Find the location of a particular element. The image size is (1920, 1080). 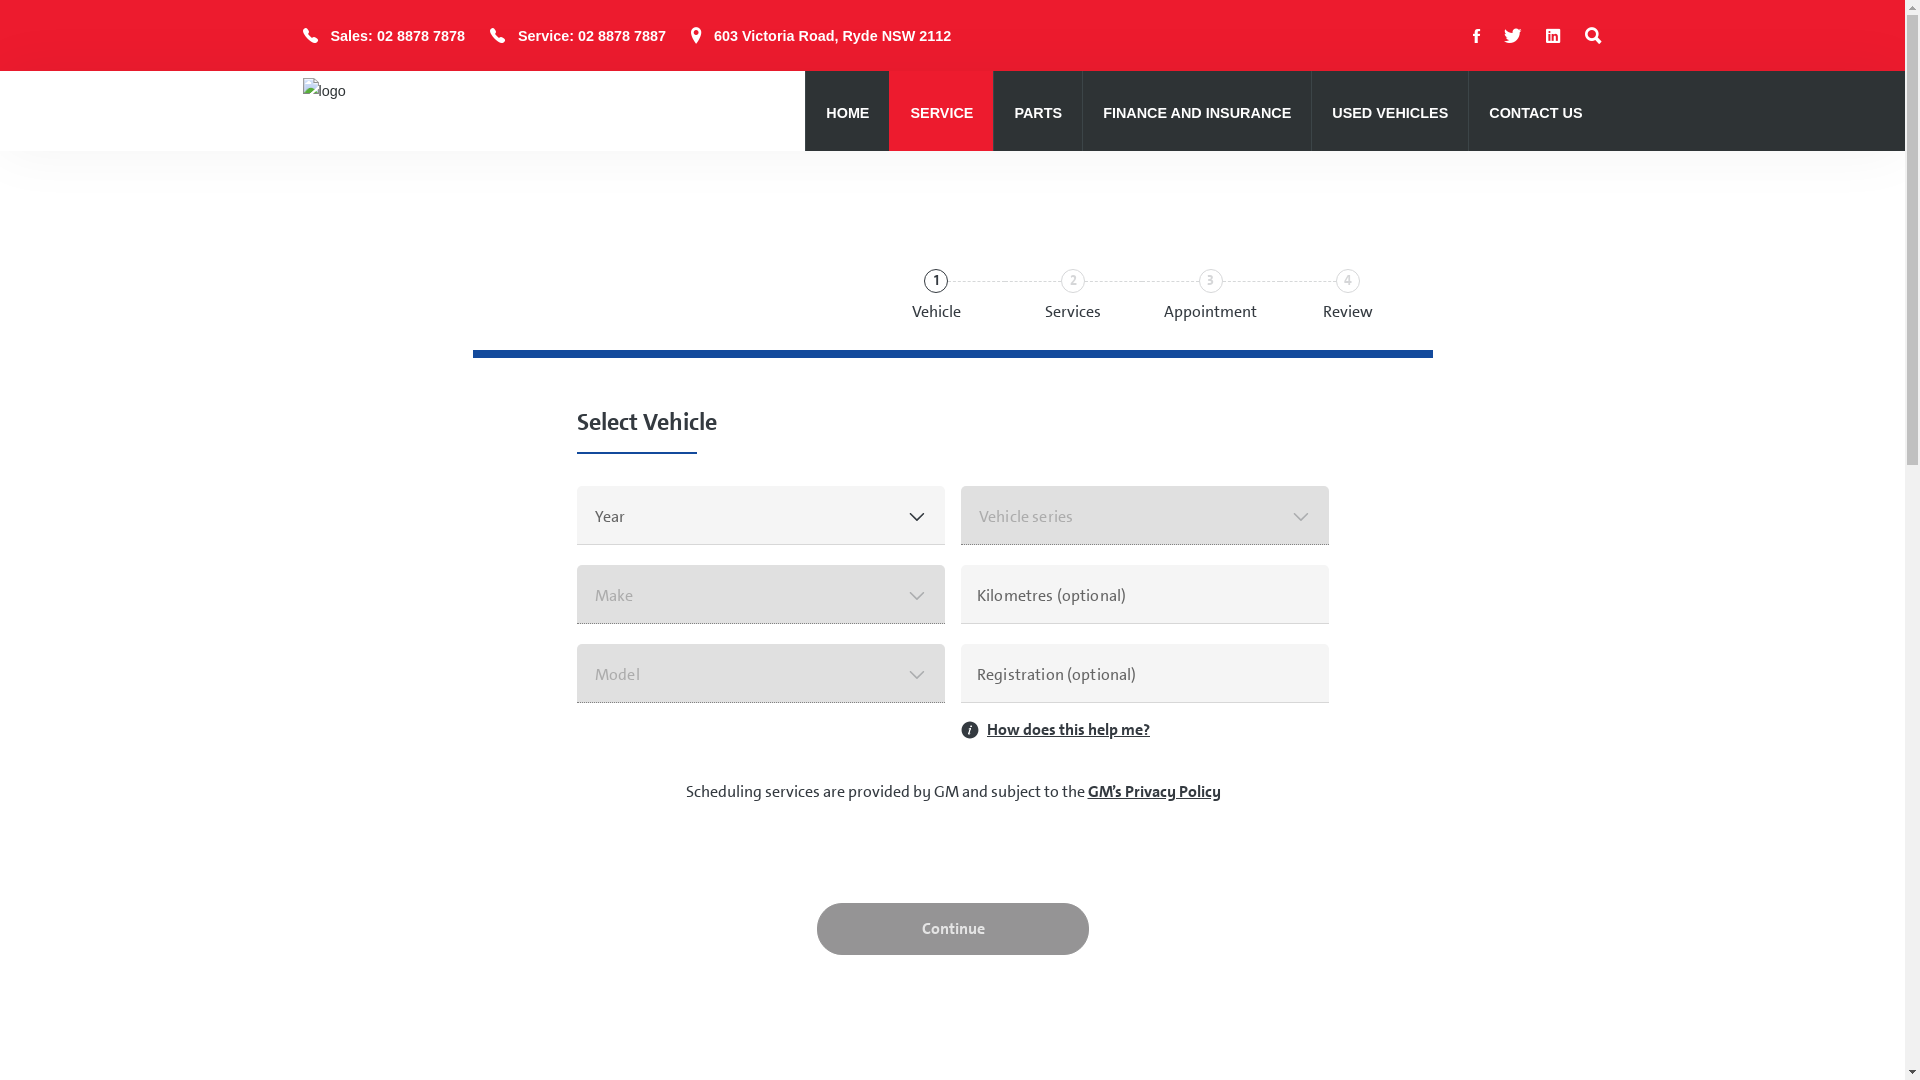

'PARTS' is located at coordinates (1037, 112).